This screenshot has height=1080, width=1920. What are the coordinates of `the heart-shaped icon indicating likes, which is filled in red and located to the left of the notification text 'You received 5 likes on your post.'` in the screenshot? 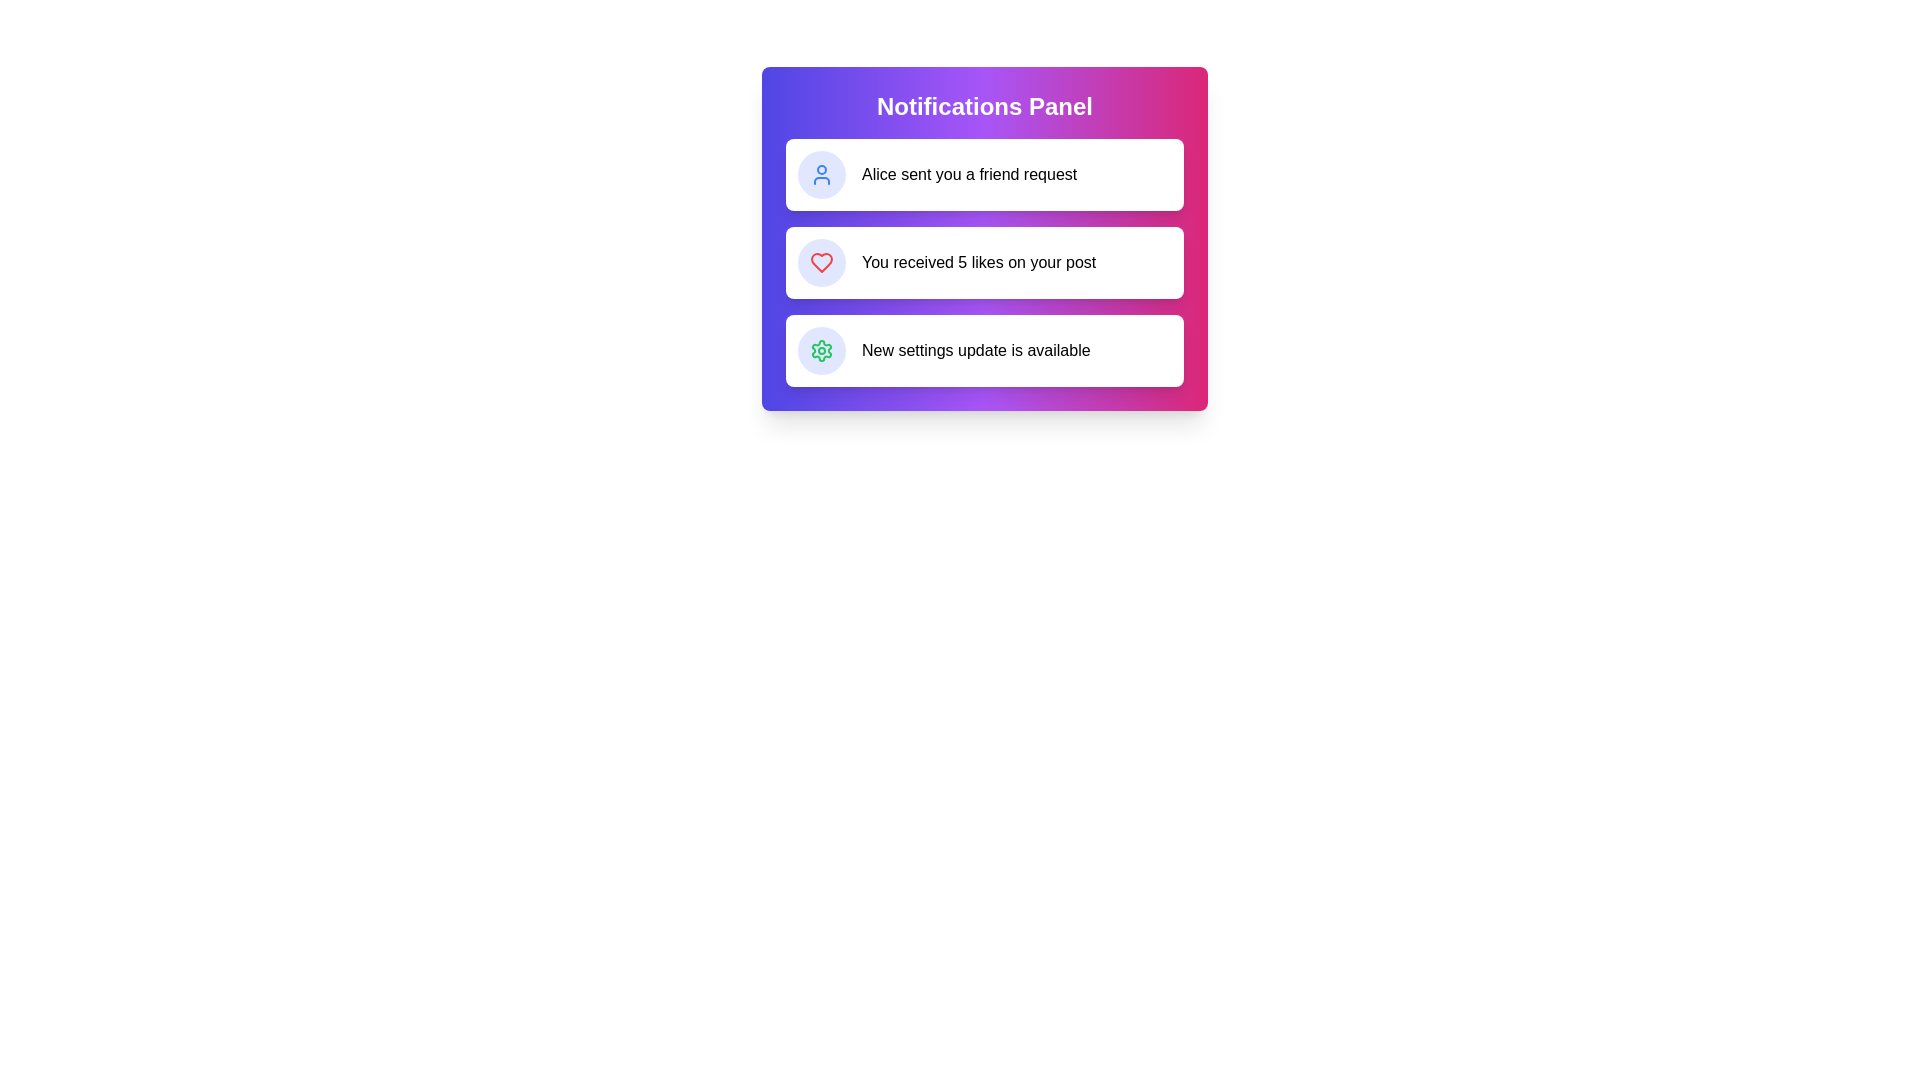 It's located at (821, 261).